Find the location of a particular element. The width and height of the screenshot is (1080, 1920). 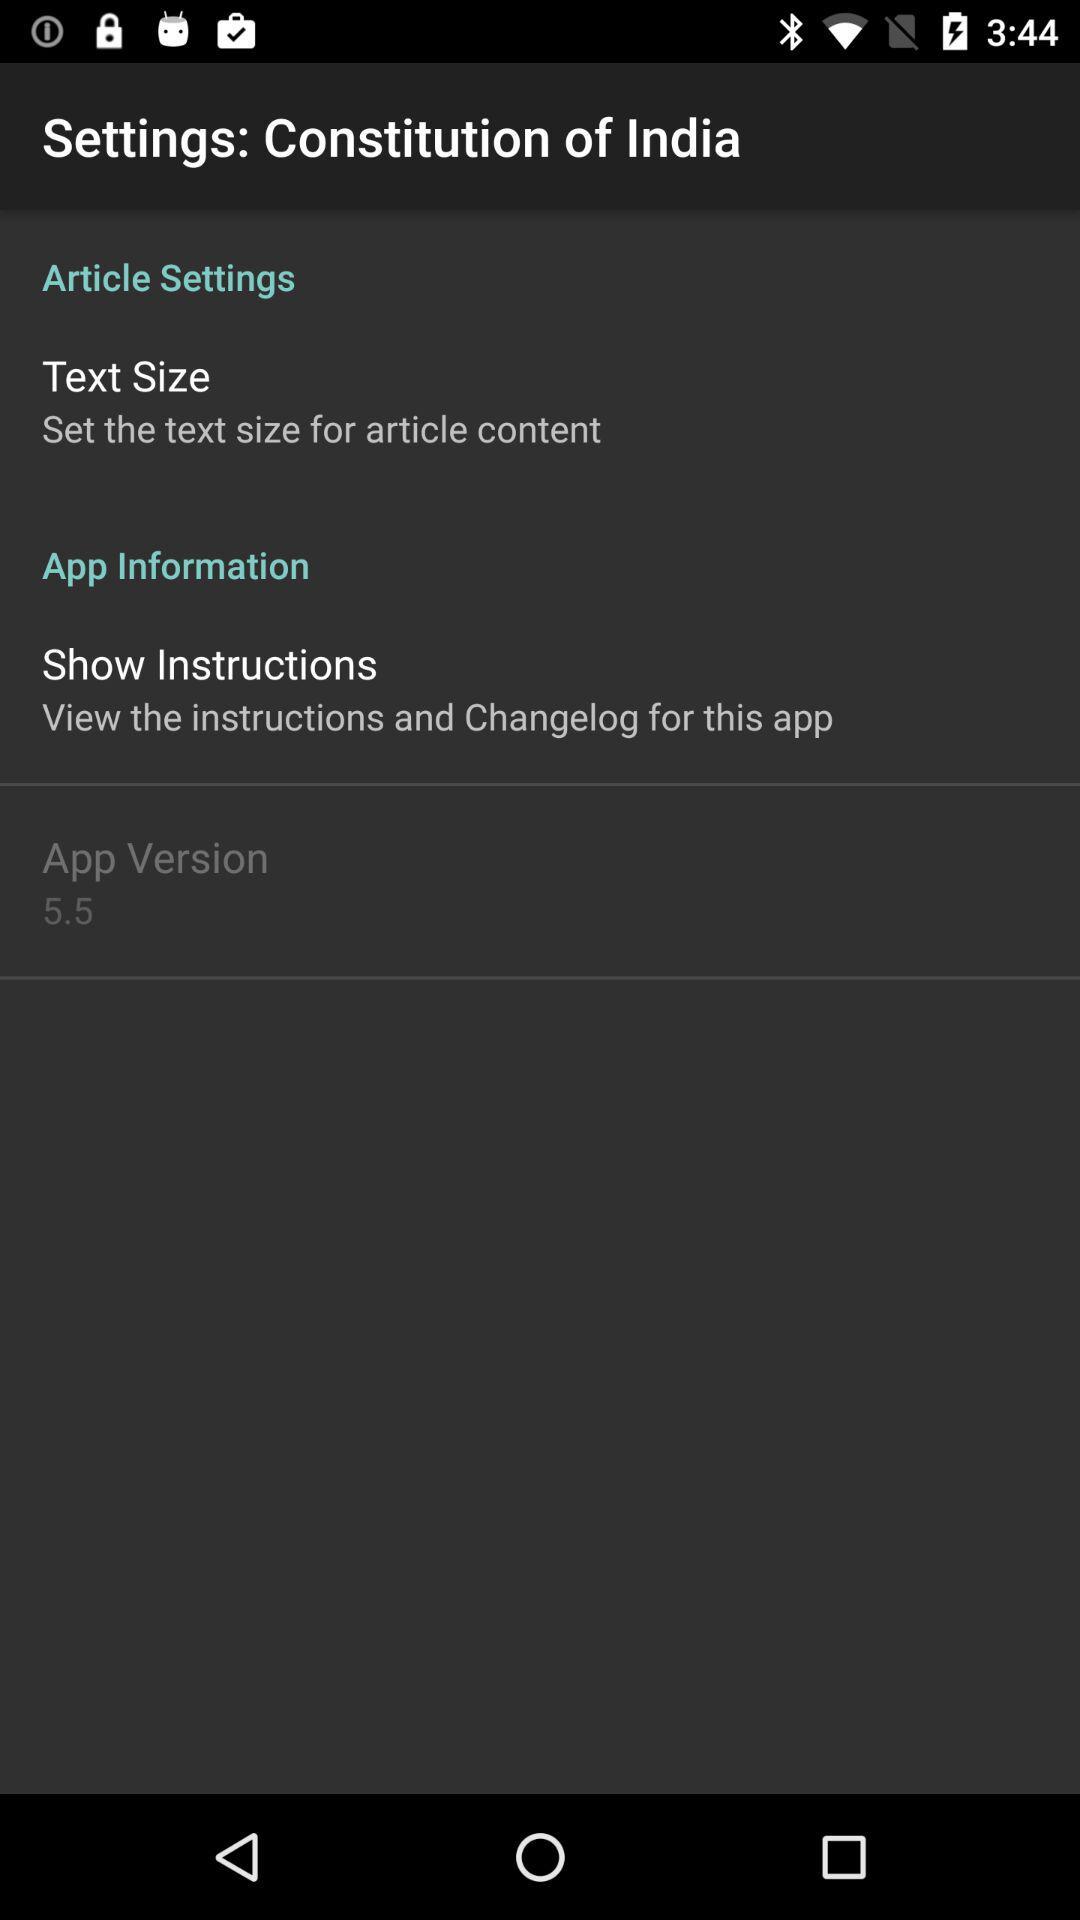

item above the app information is located at coordinates (320, 427).